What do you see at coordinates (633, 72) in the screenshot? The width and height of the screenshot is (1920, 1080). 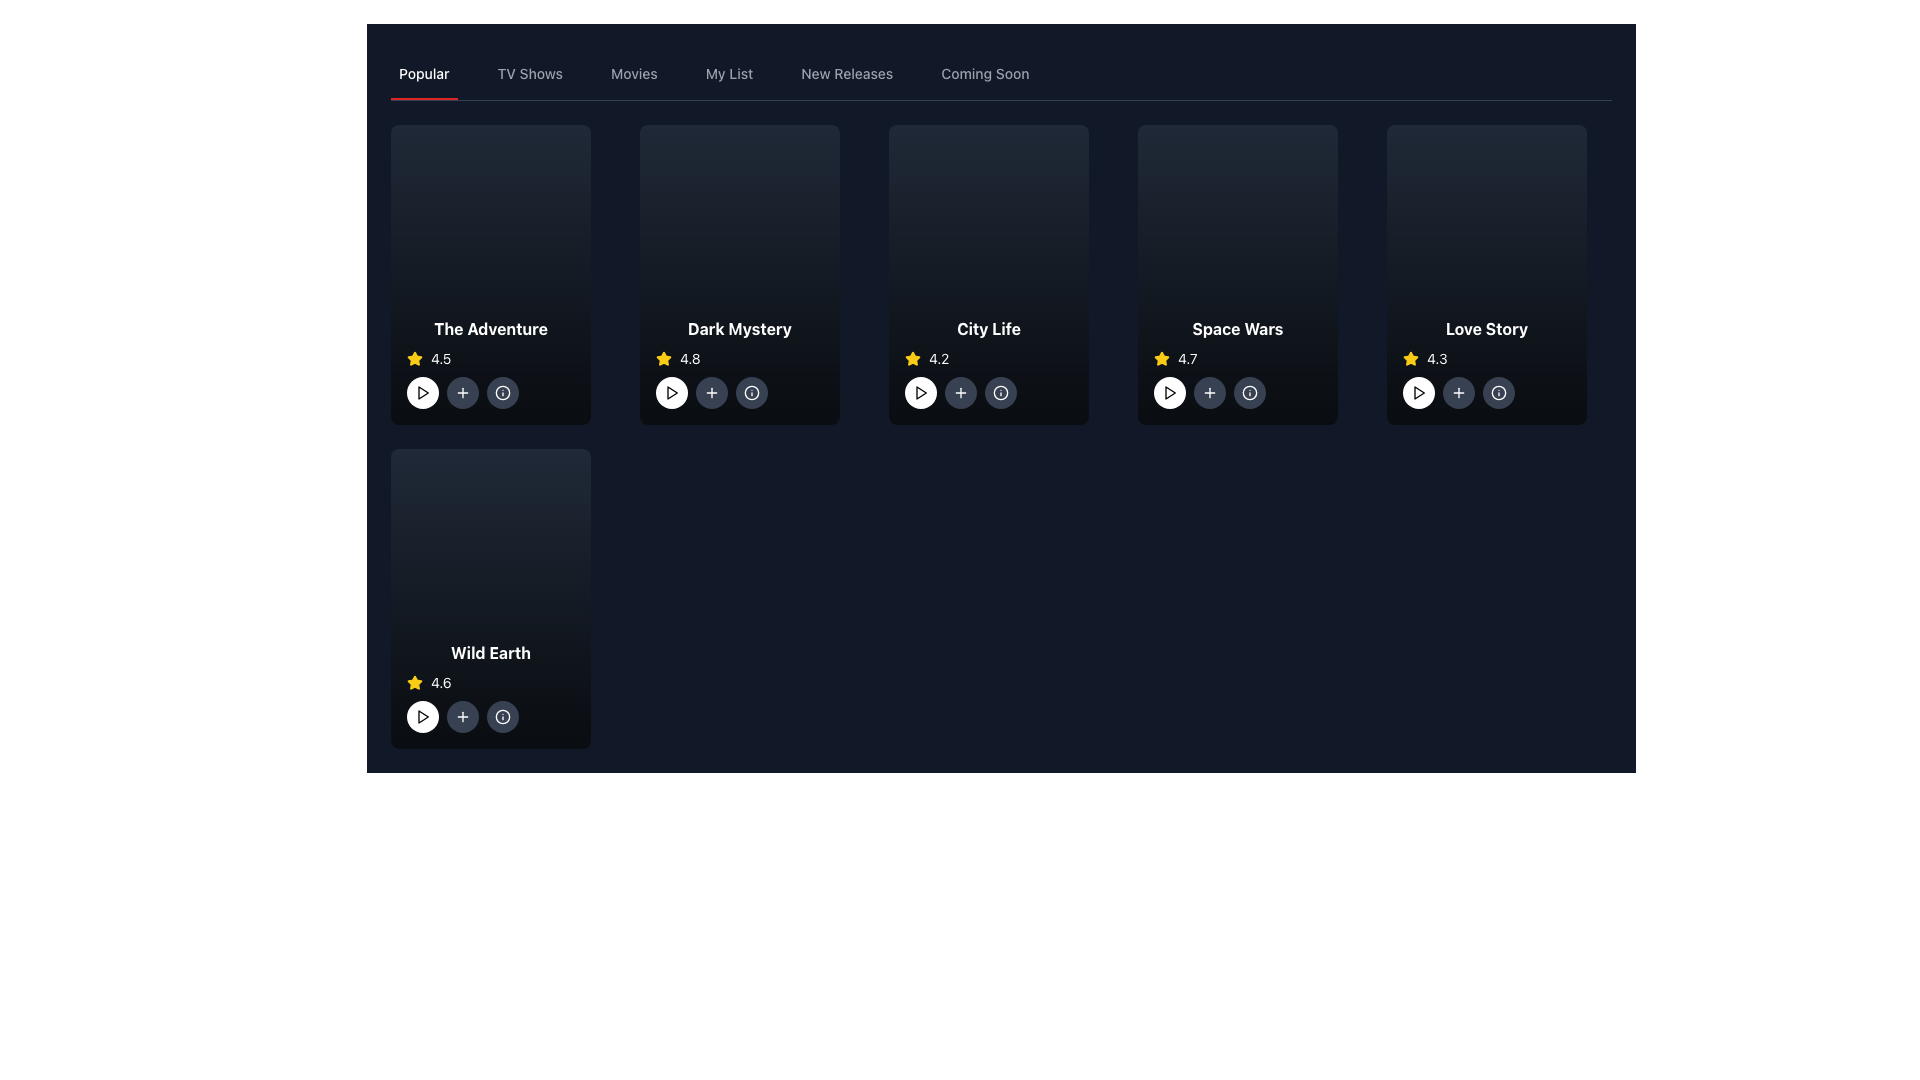 I see `the 'Movies' text link, which is the third item` at bounding box center [633, 72].